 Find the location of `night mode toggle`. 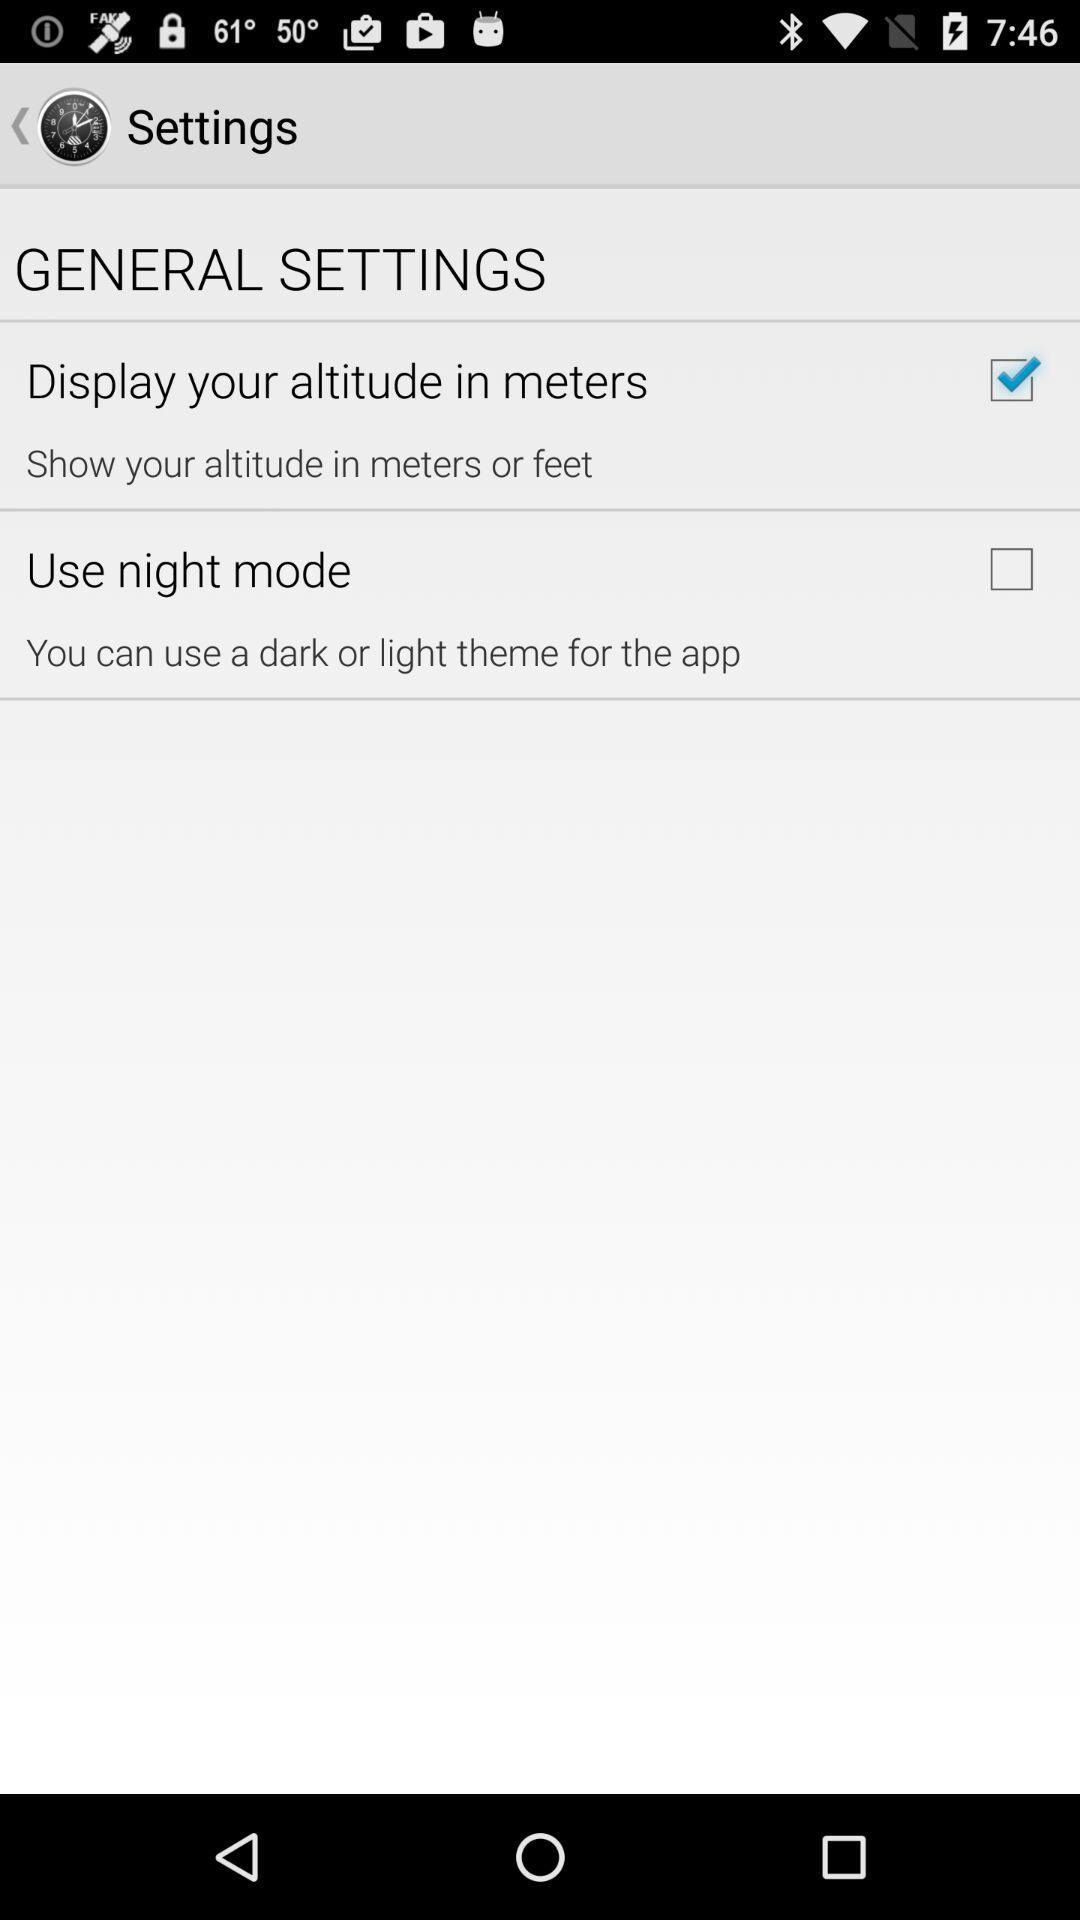

night mode toggle is located at coordinates (1011, 568).